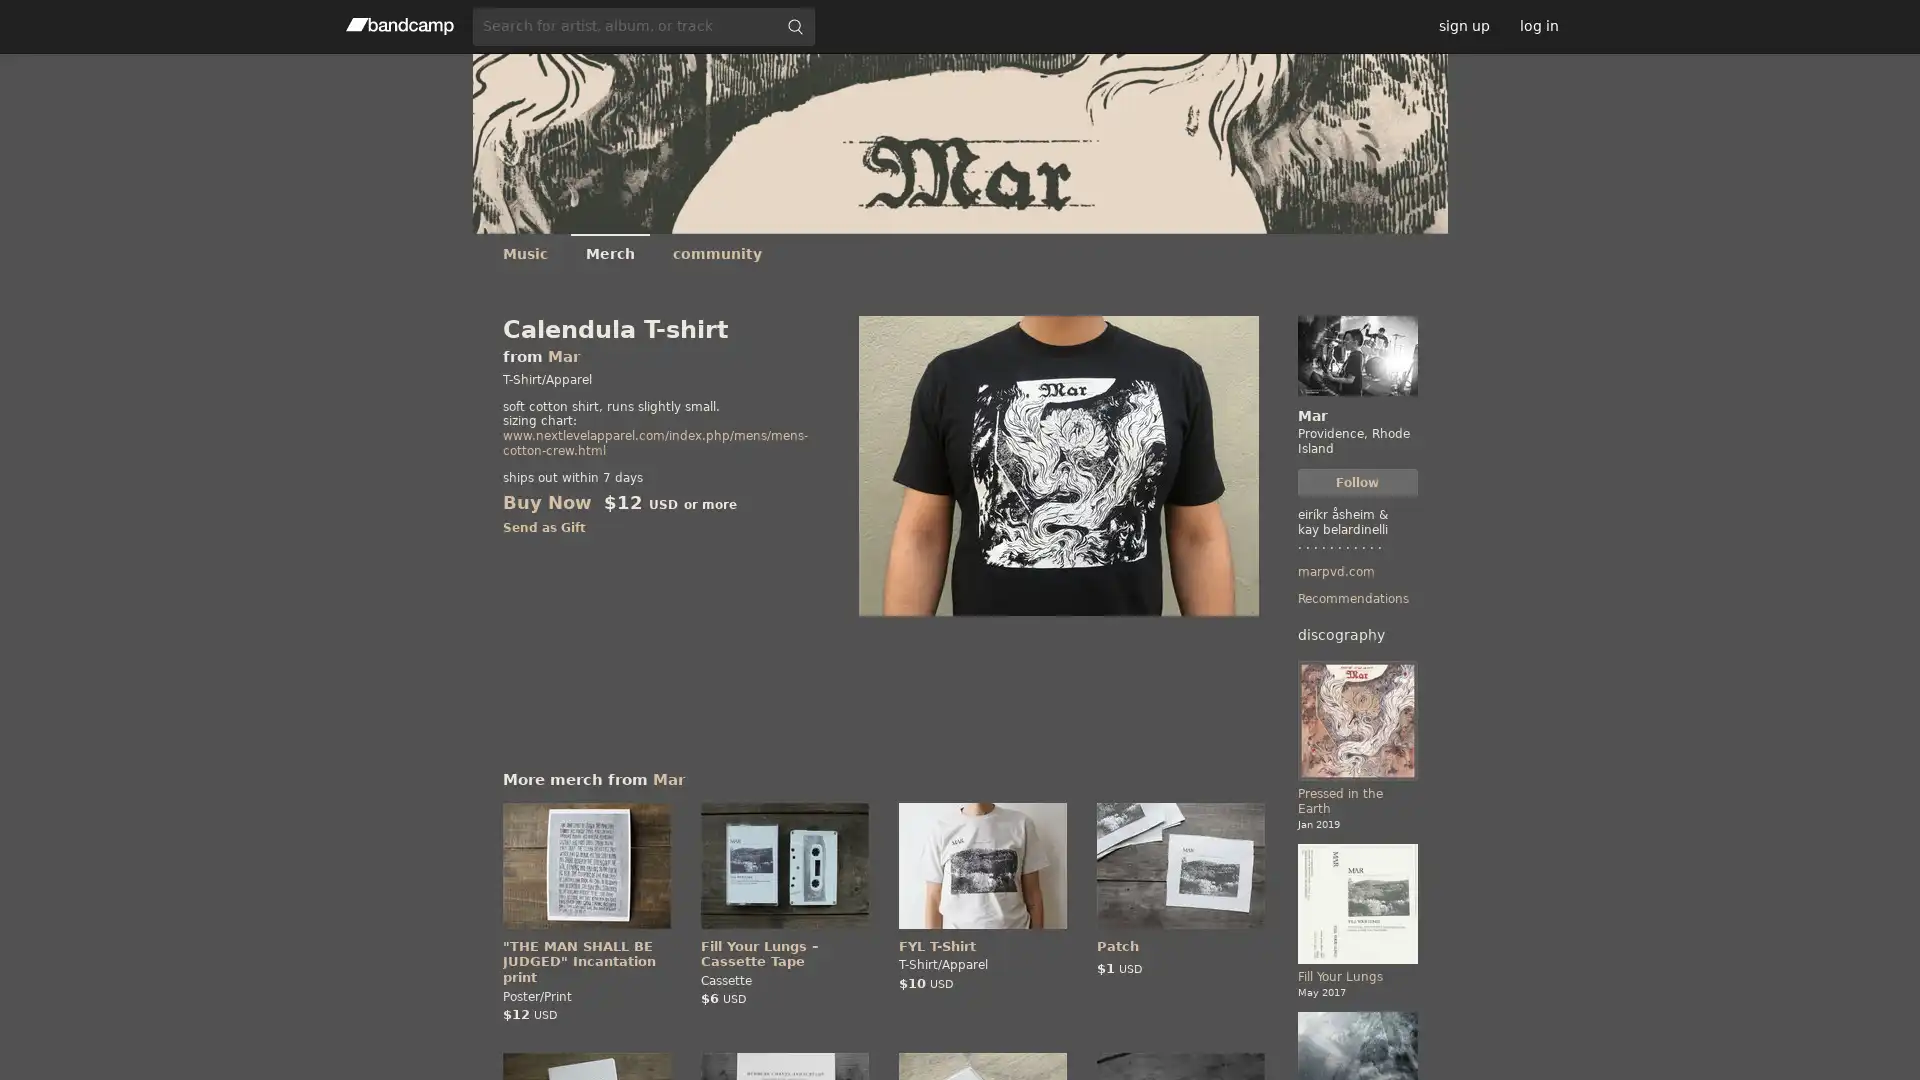  I want to click on Send as Gift, so click(543, 527).